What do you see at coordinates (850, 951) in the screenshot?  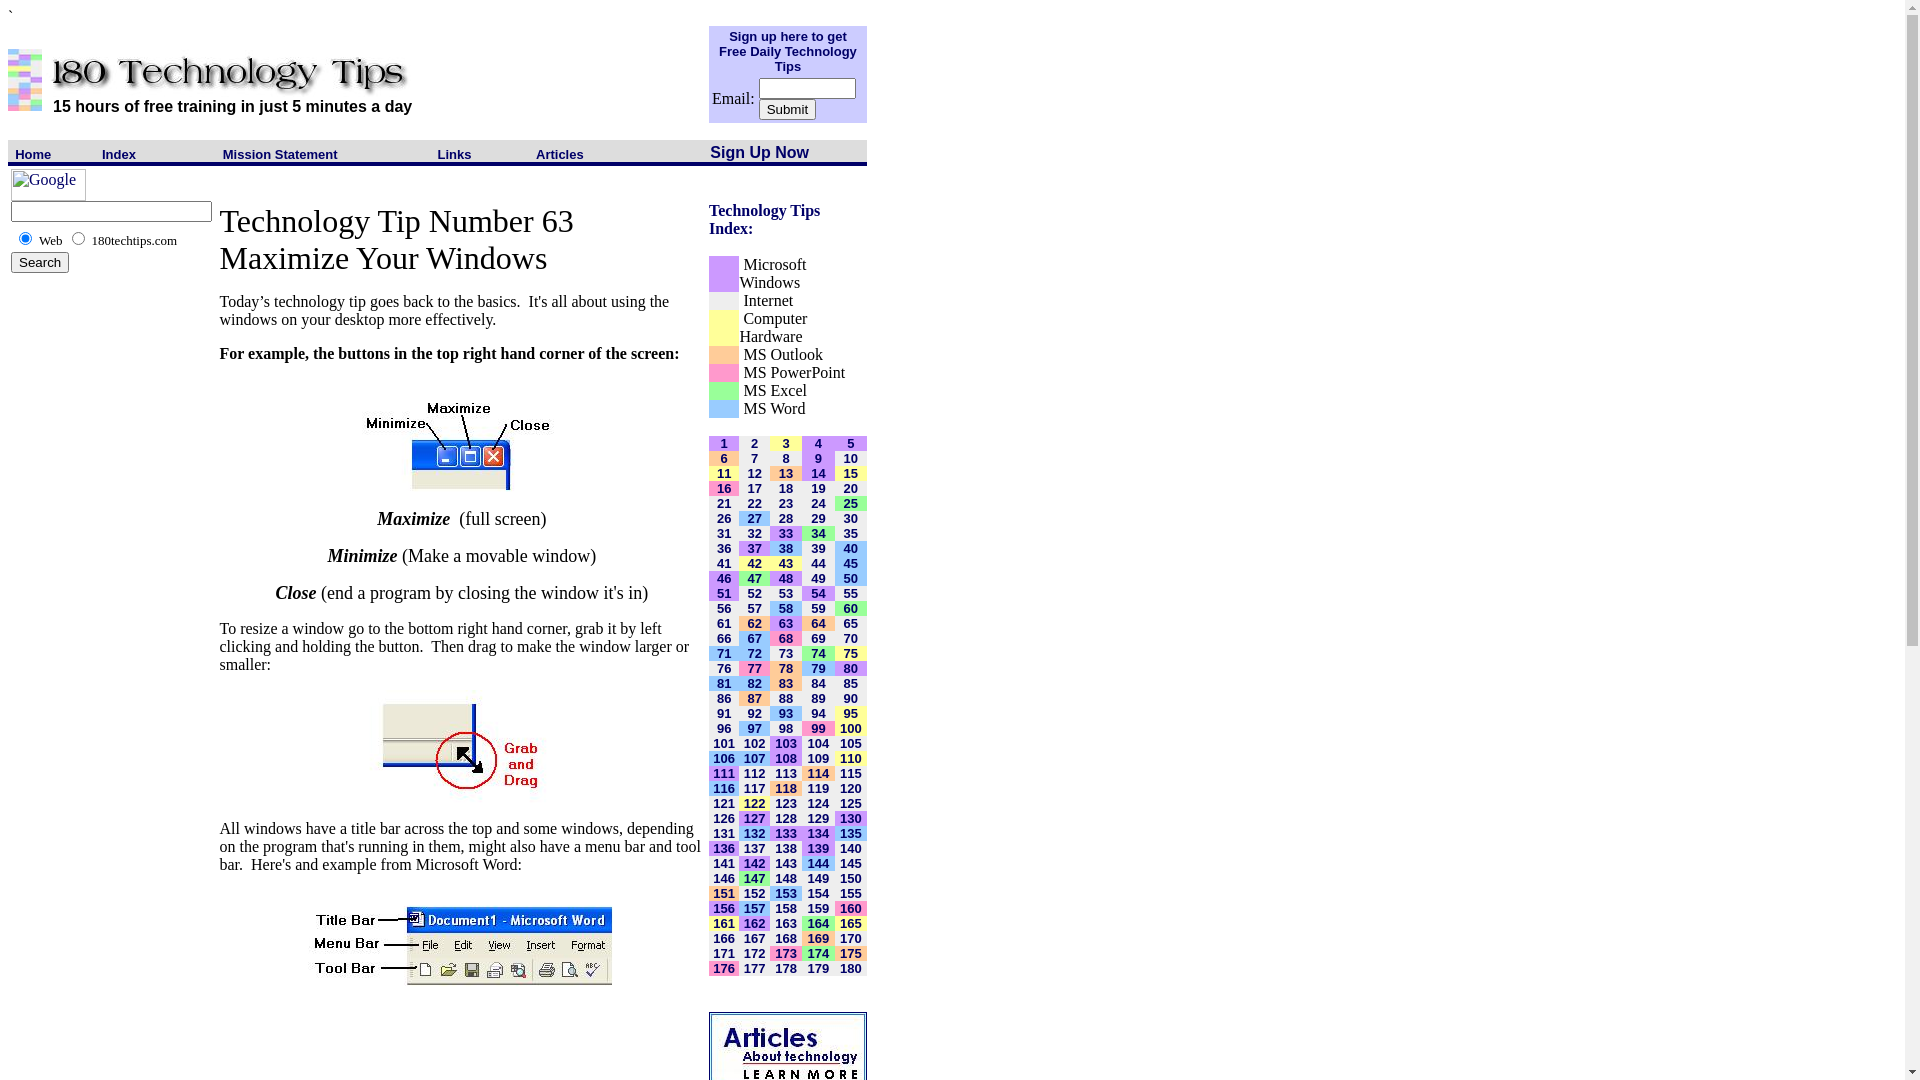 I see `'175'` at bounding box center [850, 951].